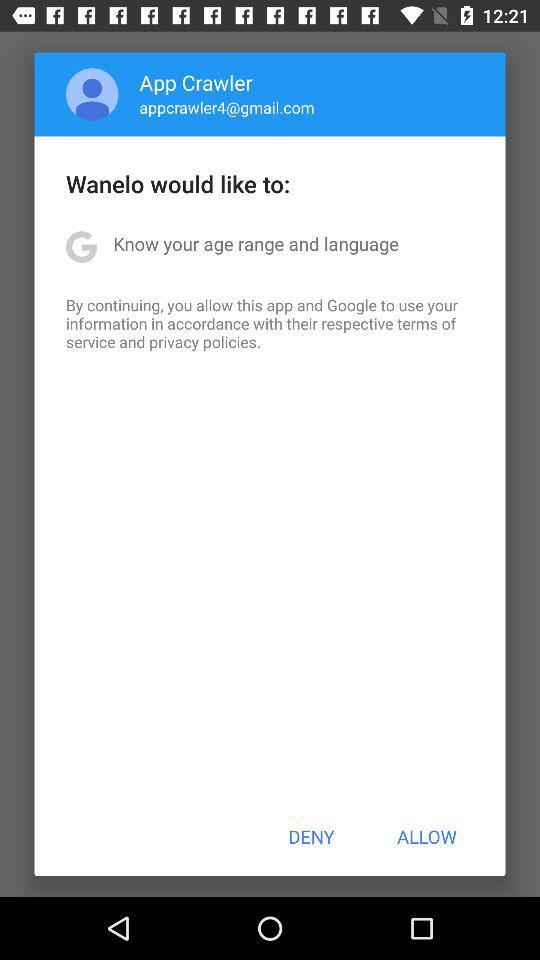 The image size is (540, 960). What do you see at coordinates (311, 836) in the screenshot?
I see `deny icon` at bounding box center [311, 836].